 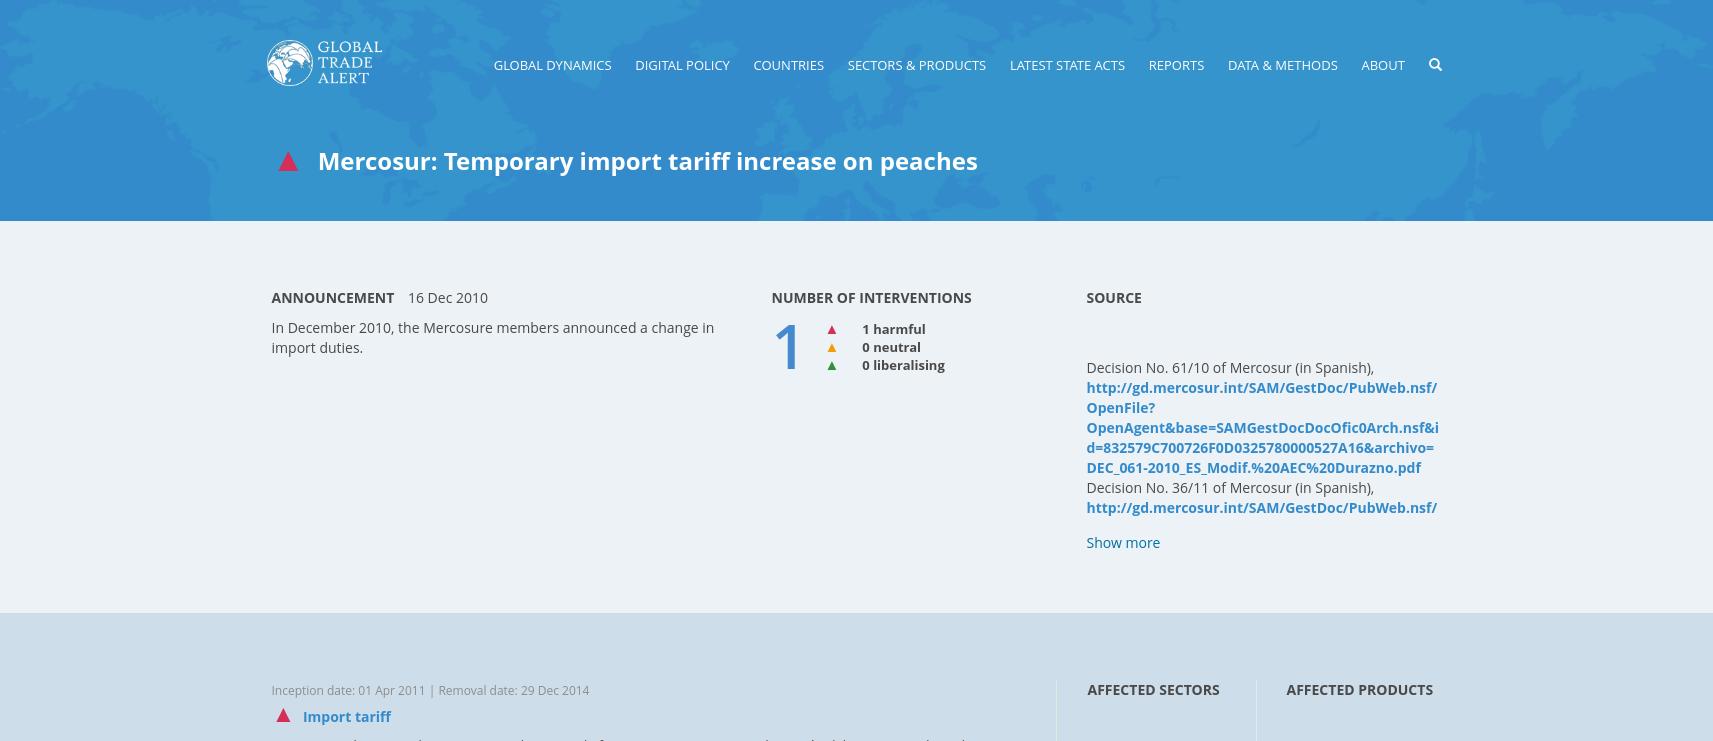 What do you see at coordinates (1066, 63) in the screenshot?
I see `'LATEST STATE ACTS'` at bounding box center [1066, 63].